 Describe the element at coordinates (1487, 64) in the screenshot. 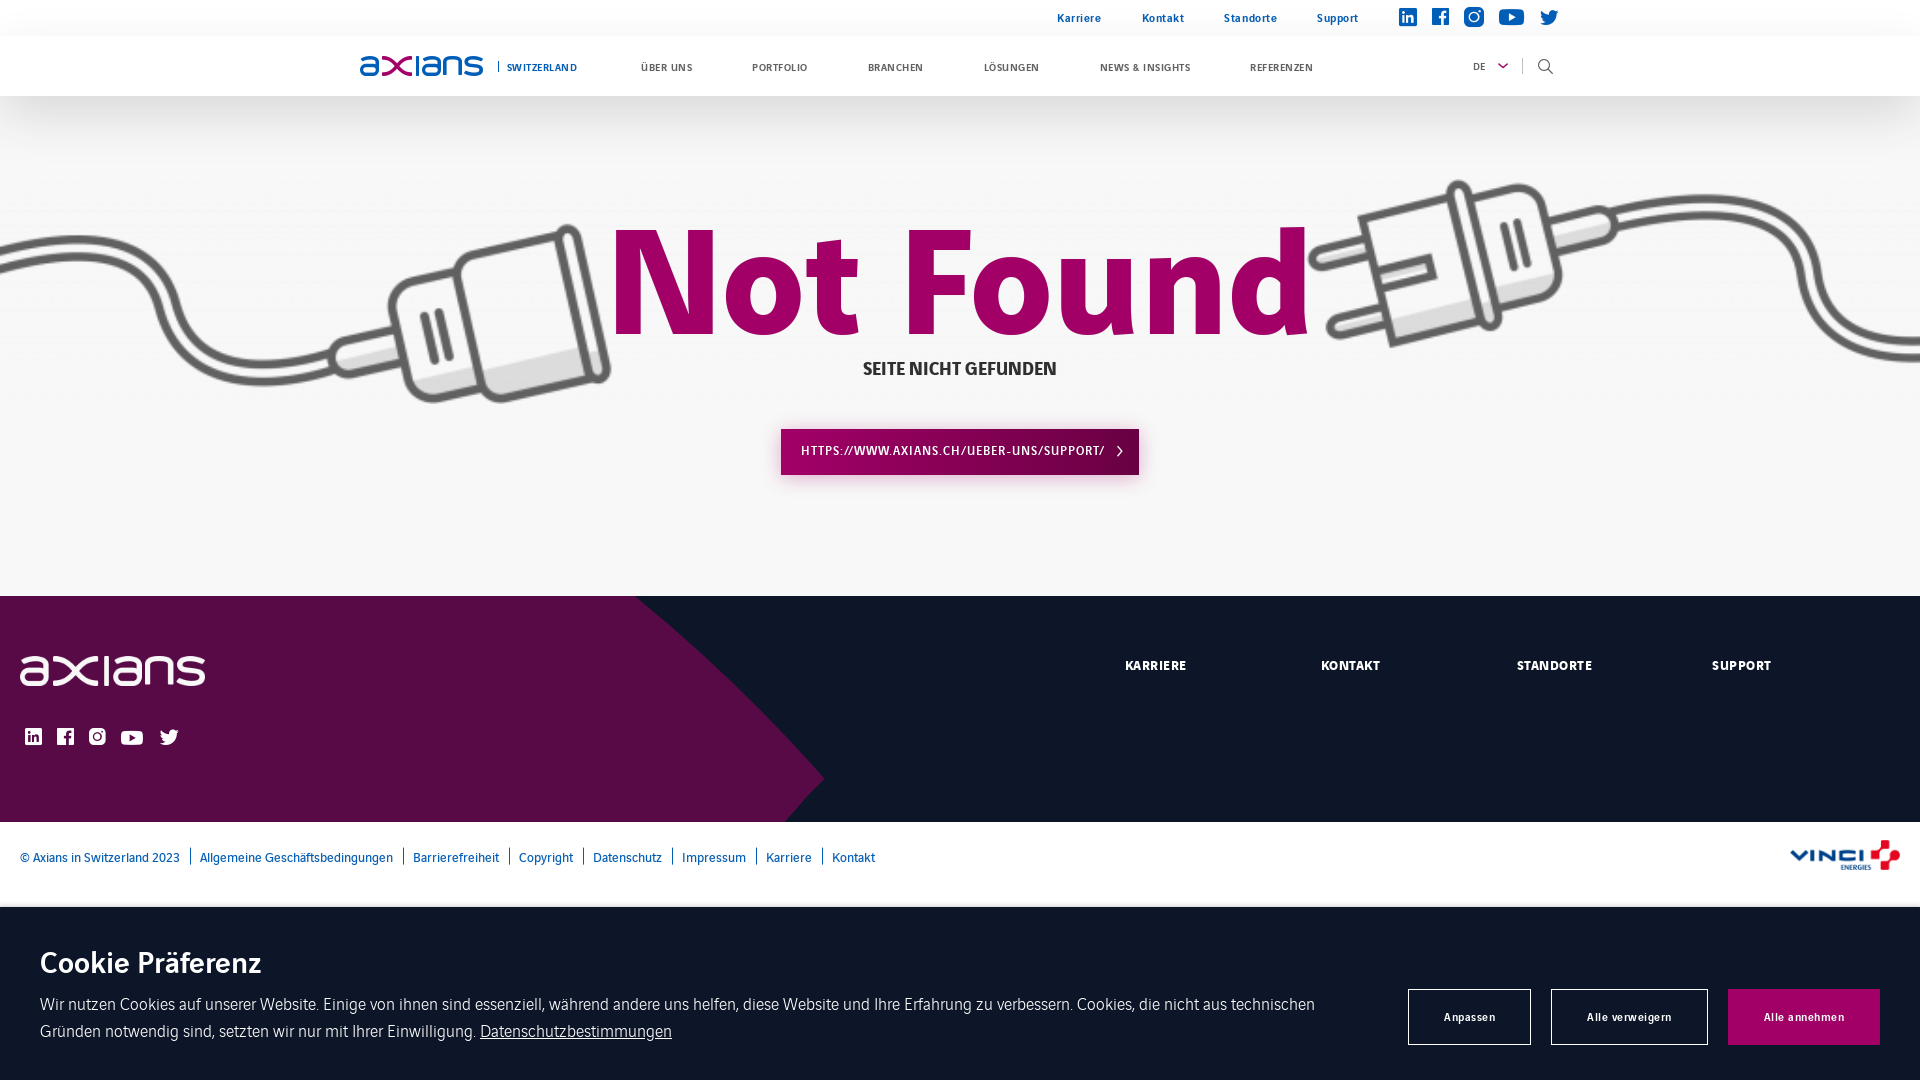

I see `'DE'` at that location.